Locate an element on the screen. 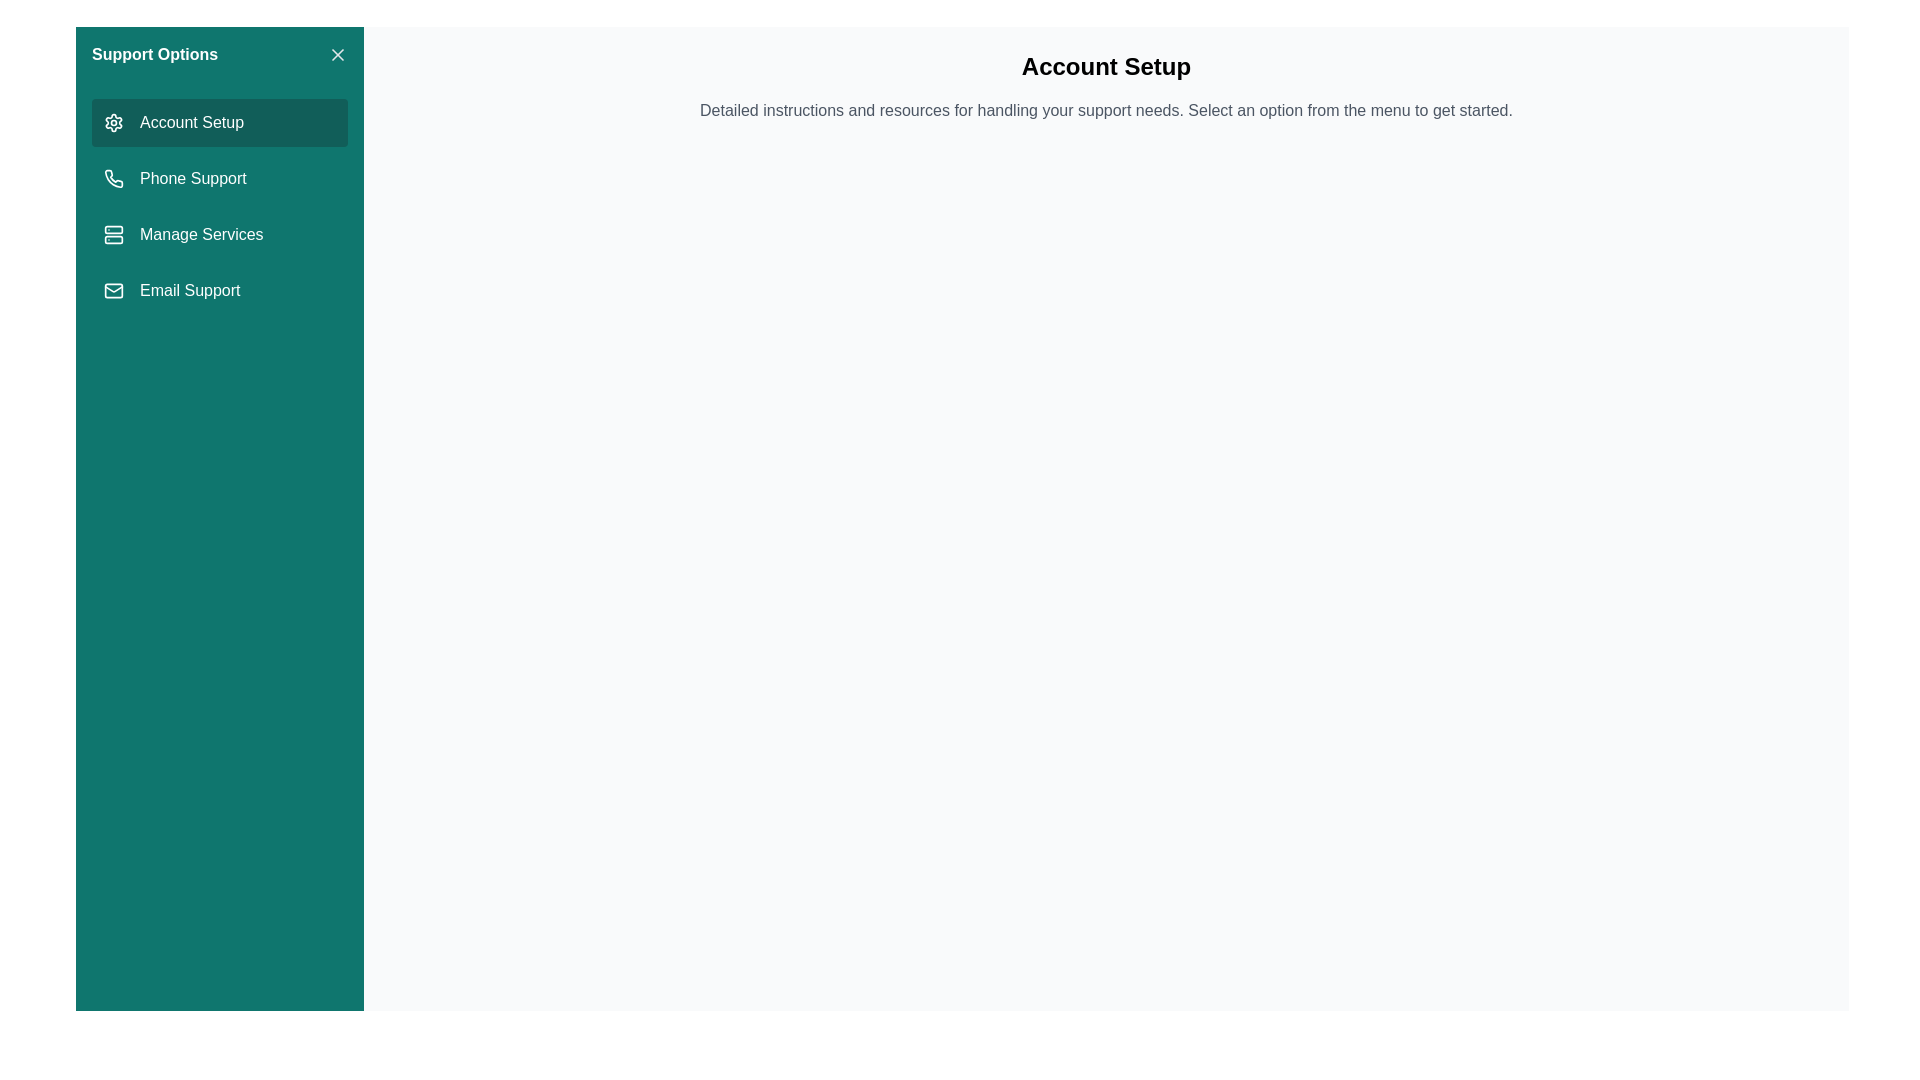  the 'Manage Services' button located in the left-hand sidebar menu, which is the third item in its list, positioned between 'Phone Support' and 'Email Support' is located at coordinates (220, 234).